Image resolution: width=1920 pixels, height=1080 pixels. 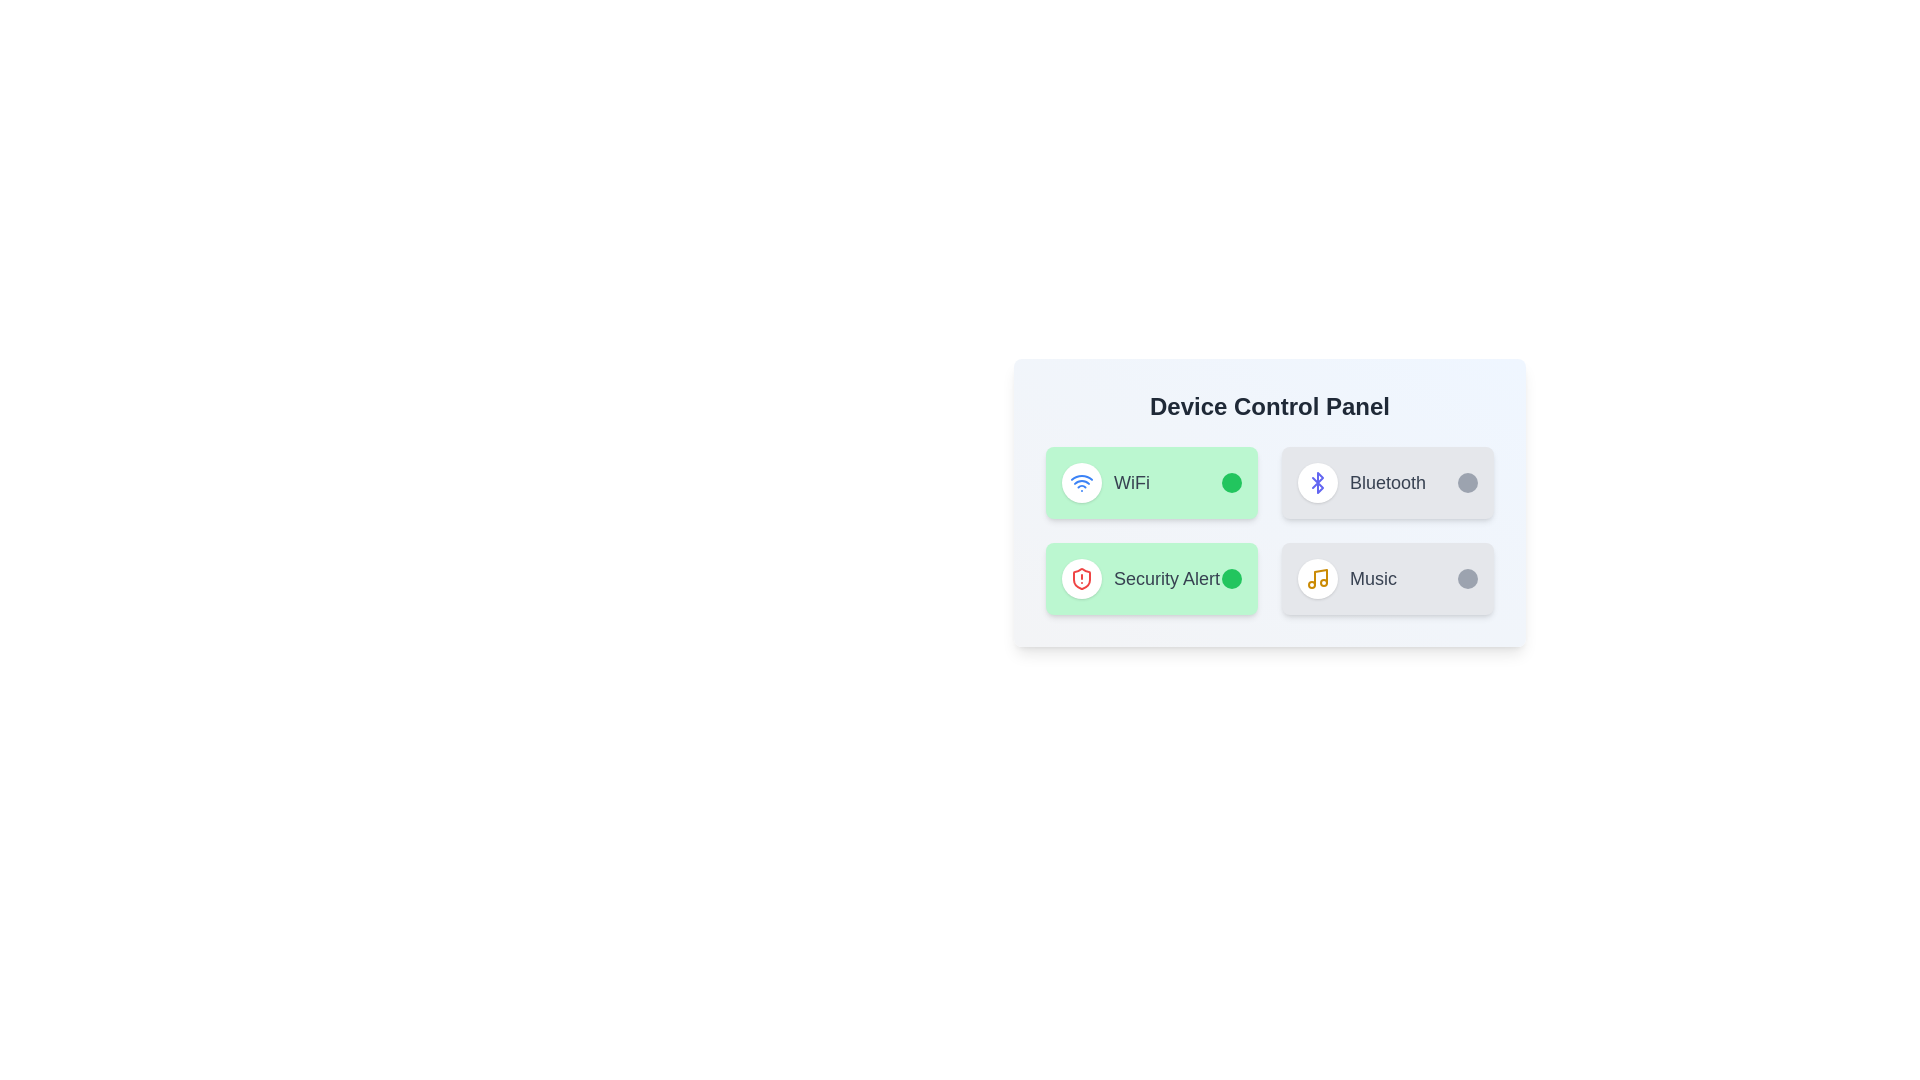 What do you see at coordinates (1386, 482) in the screenshot?
I see `the 'Bluetooth' card to toggle its state` at bounding box center [1386, 482].